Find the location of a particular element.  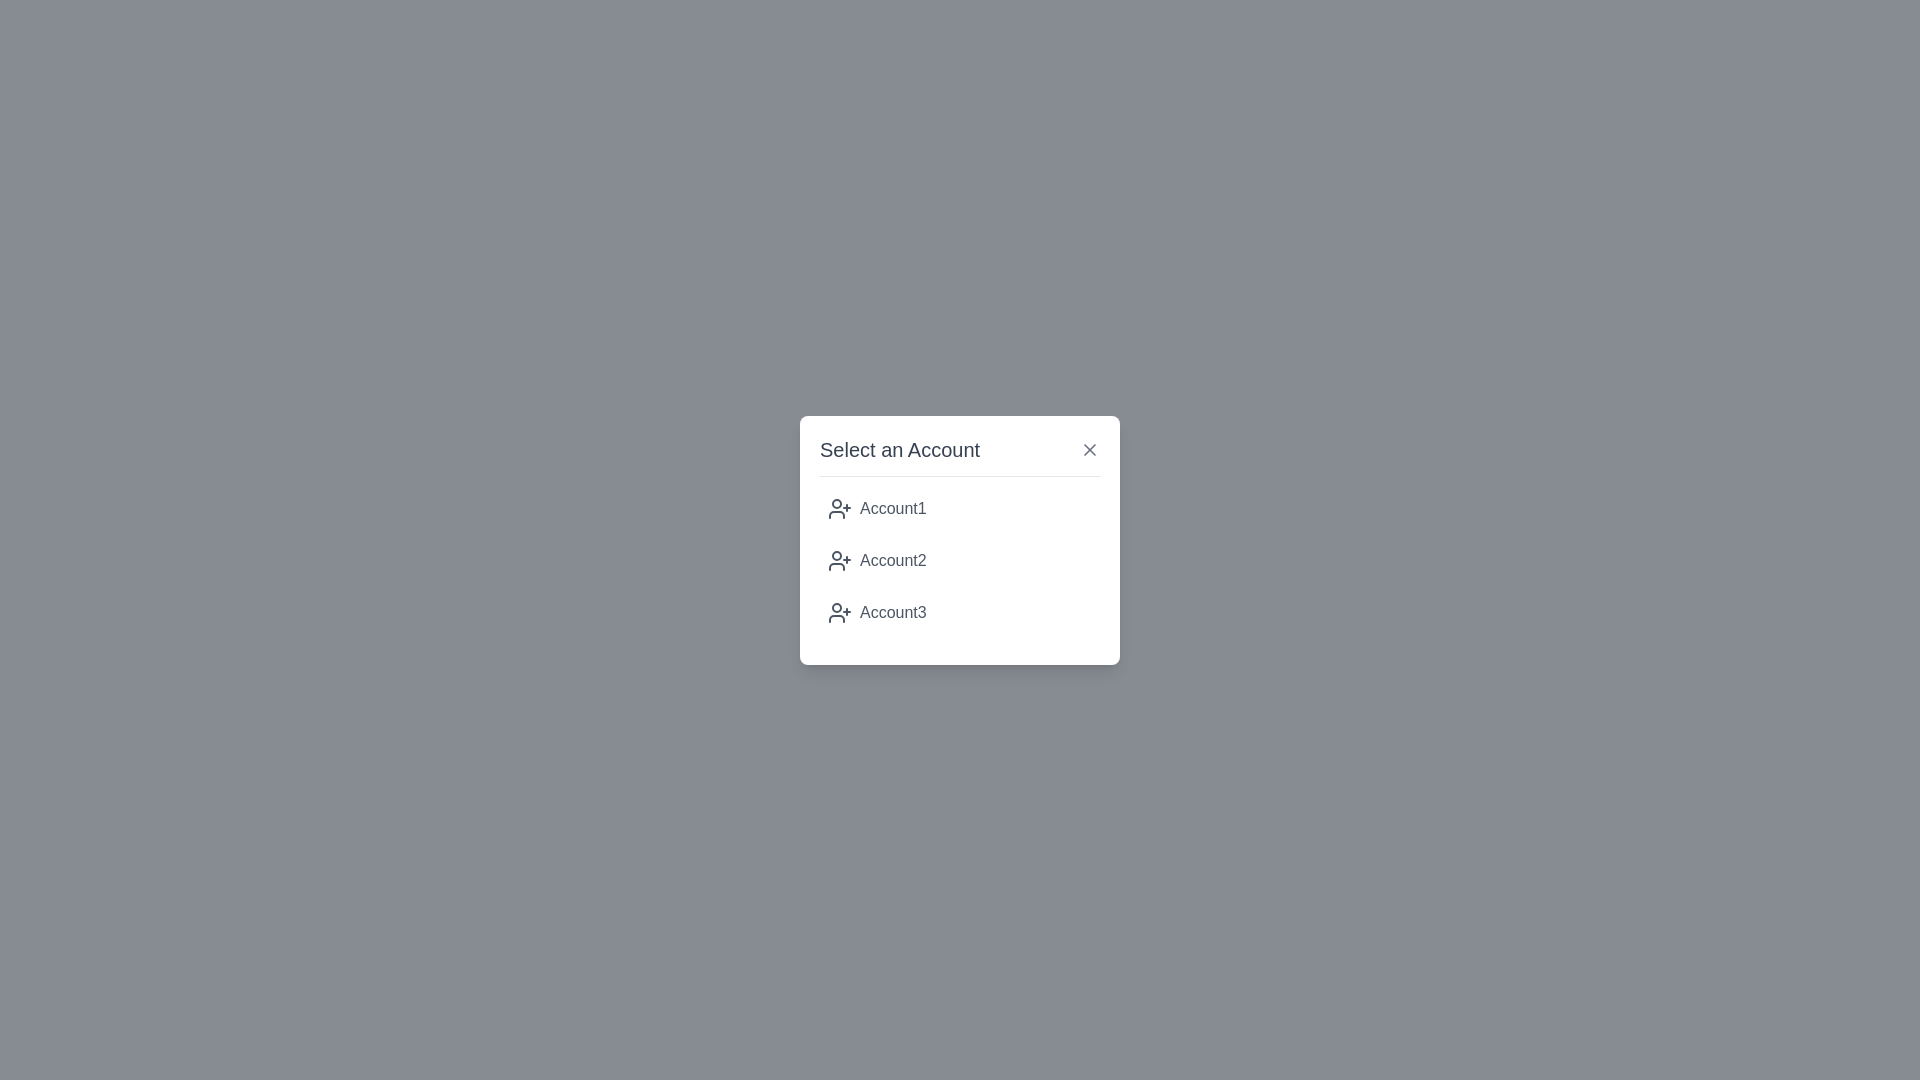

the 'X' button to close the dialog is located at coordinates (1088, 448).